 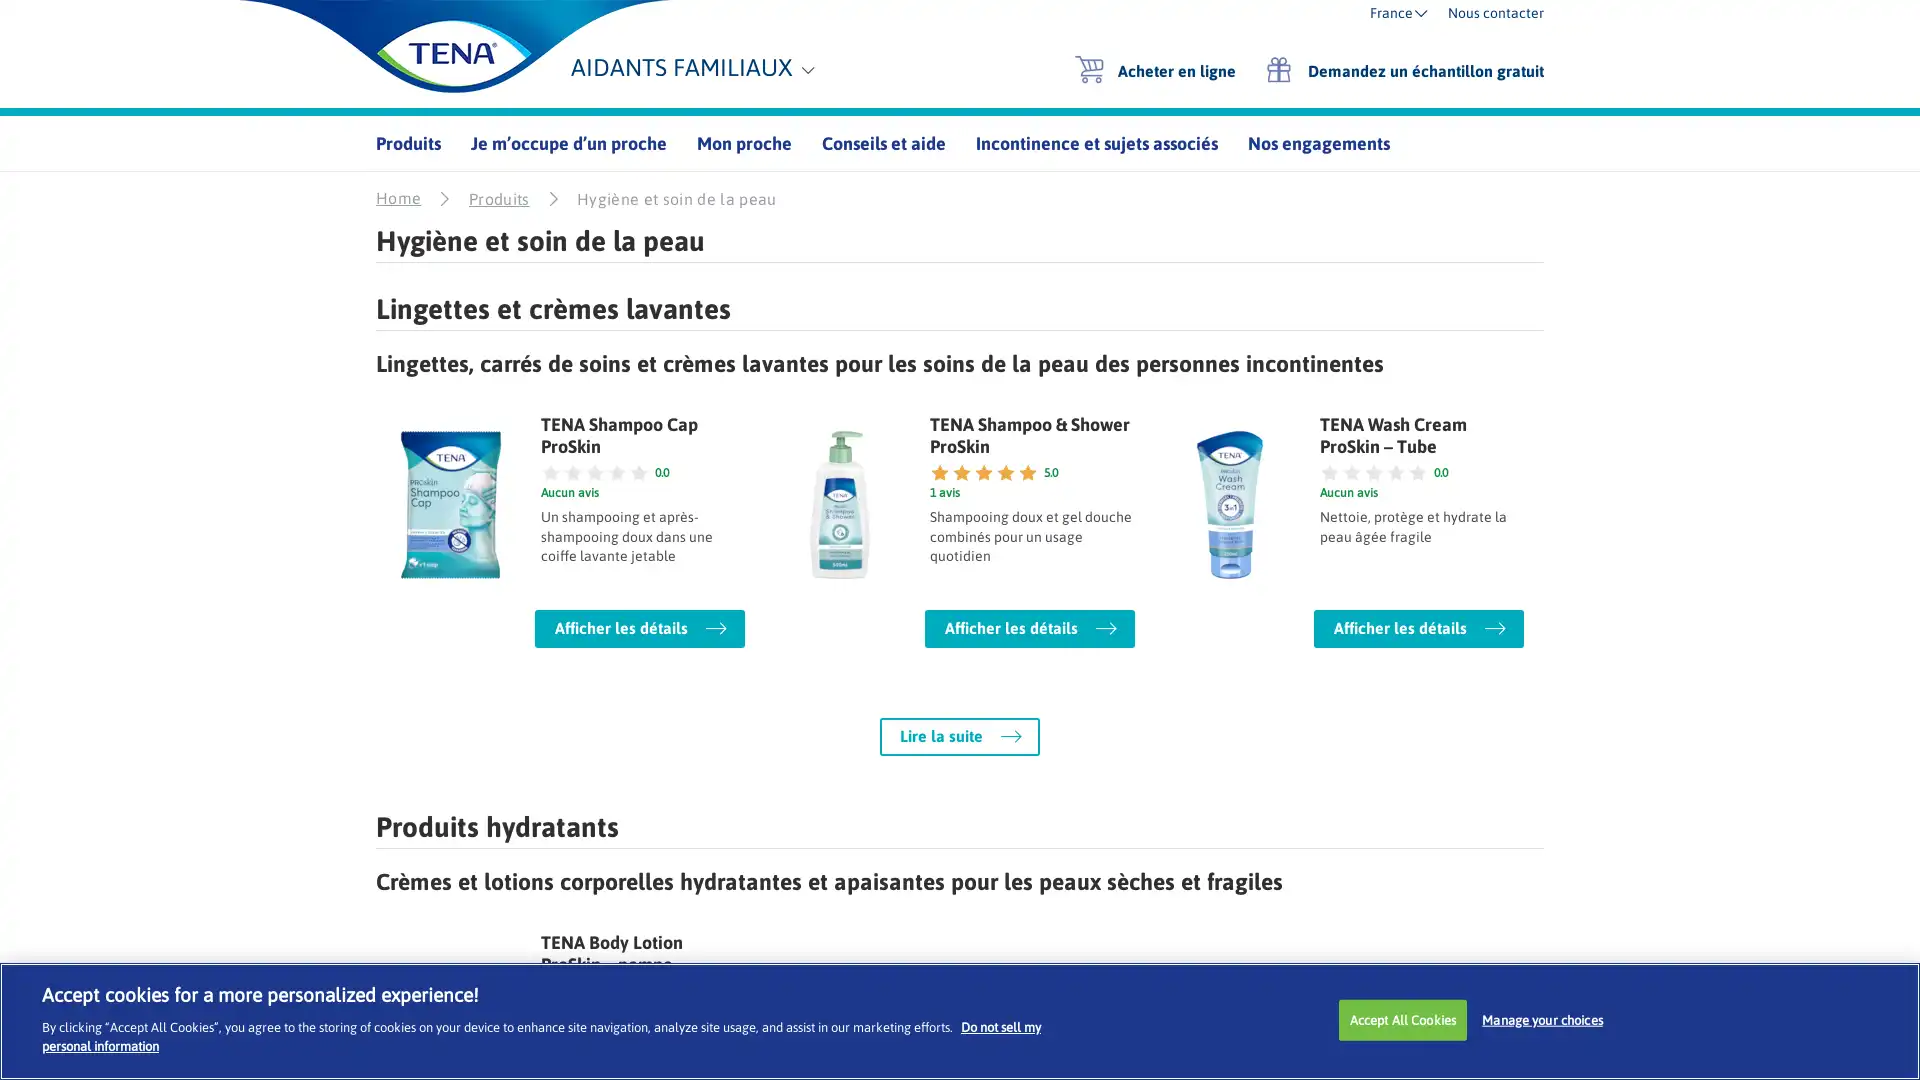 I want to click on Je moccupe dun proche, so click(x=568, y=142).